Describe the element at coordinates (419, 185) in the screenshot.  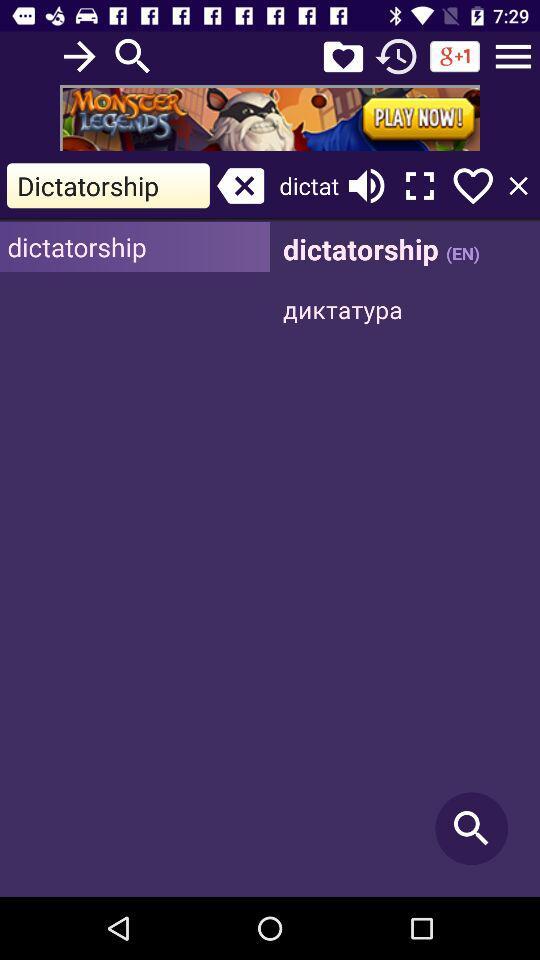
I see `the fullscreen icon` at that location.